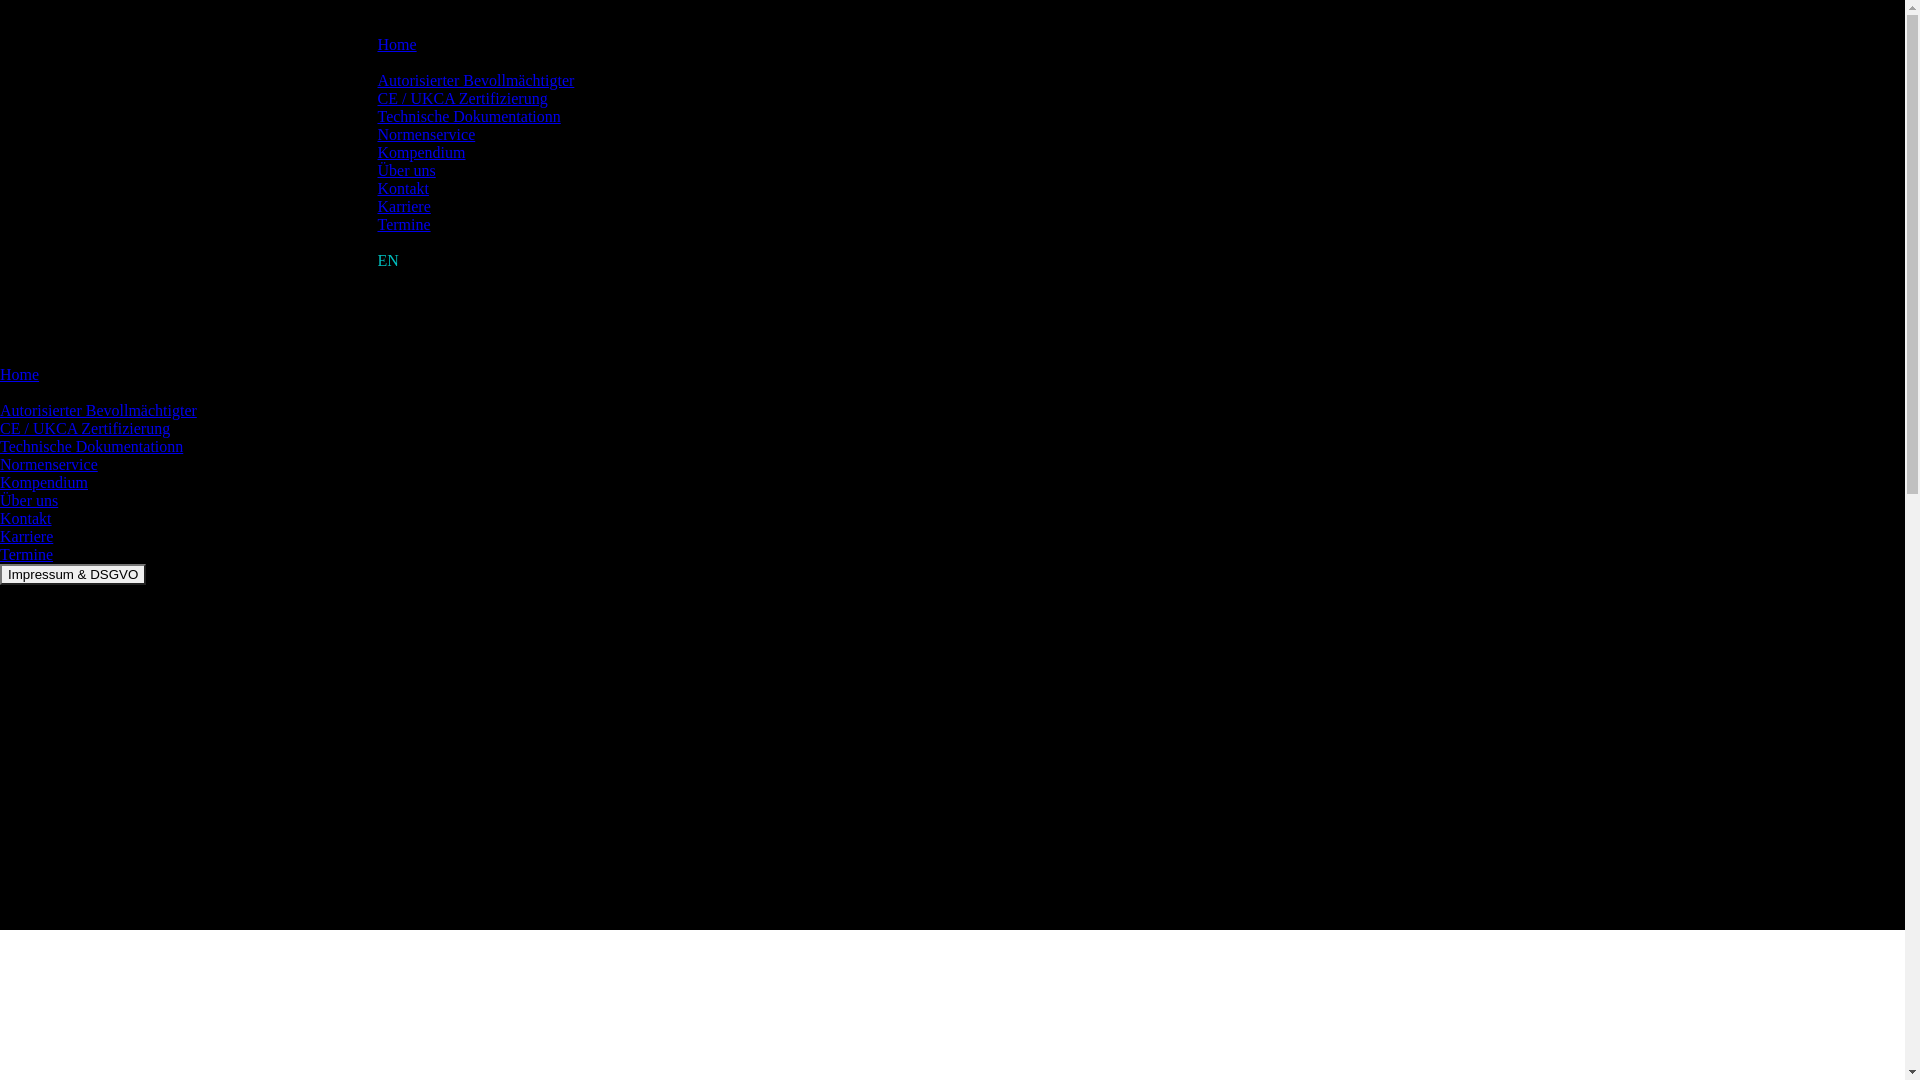 The height and width of the screenshot is (1080, 1920). I want to click on 'CE / UKCA Zertifizierung', so click(84, 427).